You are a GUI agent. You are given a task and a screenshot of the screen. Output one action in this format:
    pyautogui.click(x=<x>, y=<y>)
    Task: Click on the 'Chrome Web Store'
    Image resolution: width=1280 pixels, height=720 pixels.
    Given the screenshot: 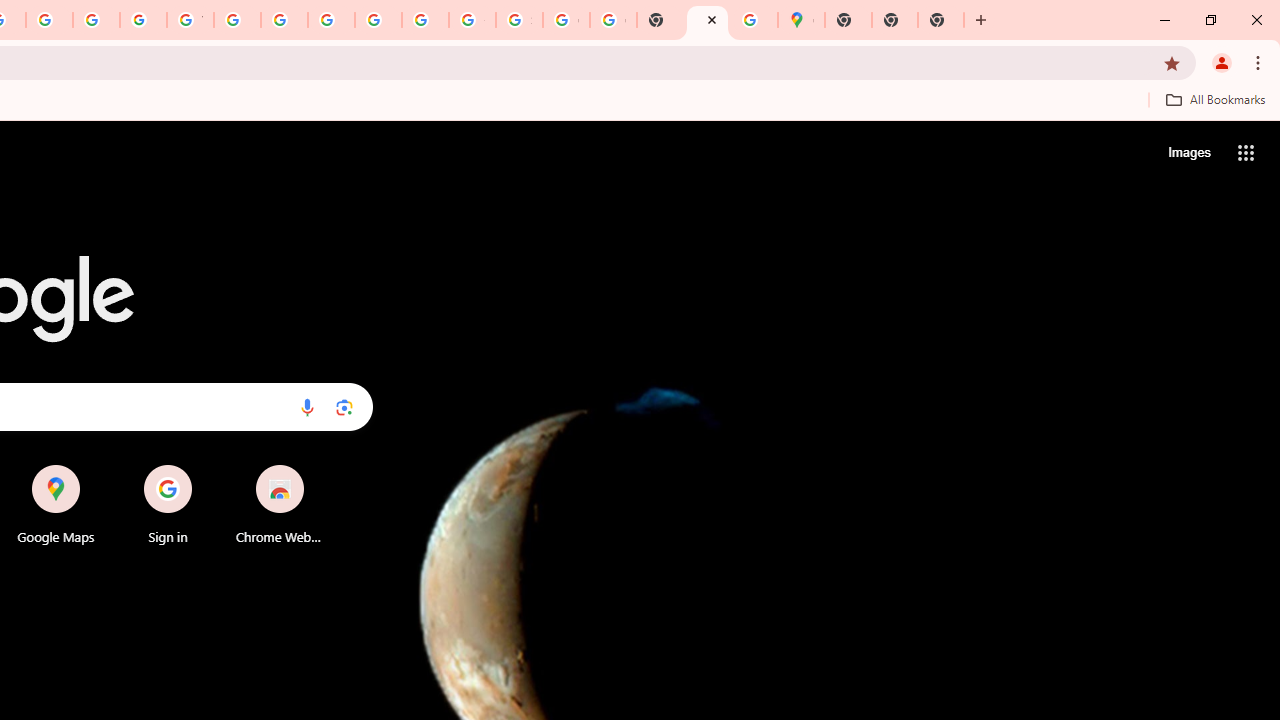 What is the action you would take?
    pyautogui.click(x=278, y=504)
    